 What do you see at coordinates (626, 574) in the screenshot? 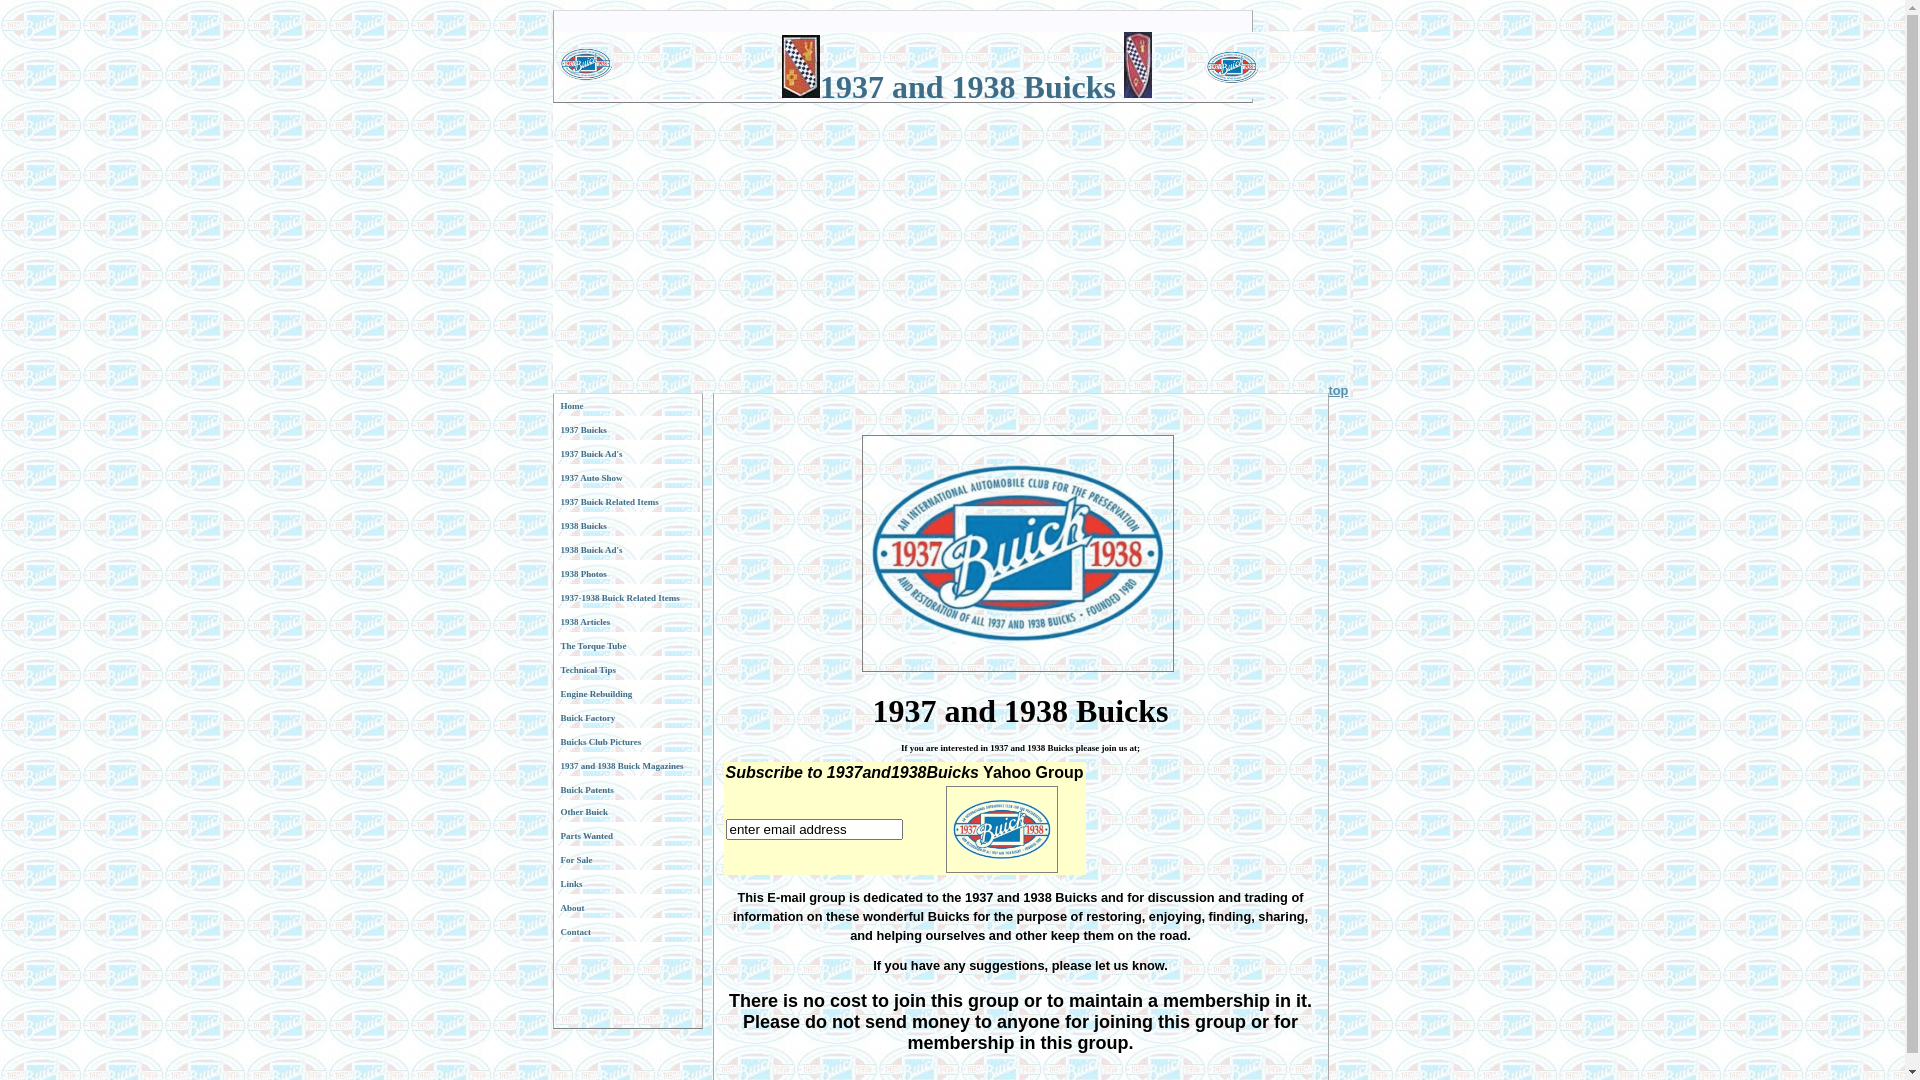
I see `'1938 Photos'` at bounding box center [626, 574].